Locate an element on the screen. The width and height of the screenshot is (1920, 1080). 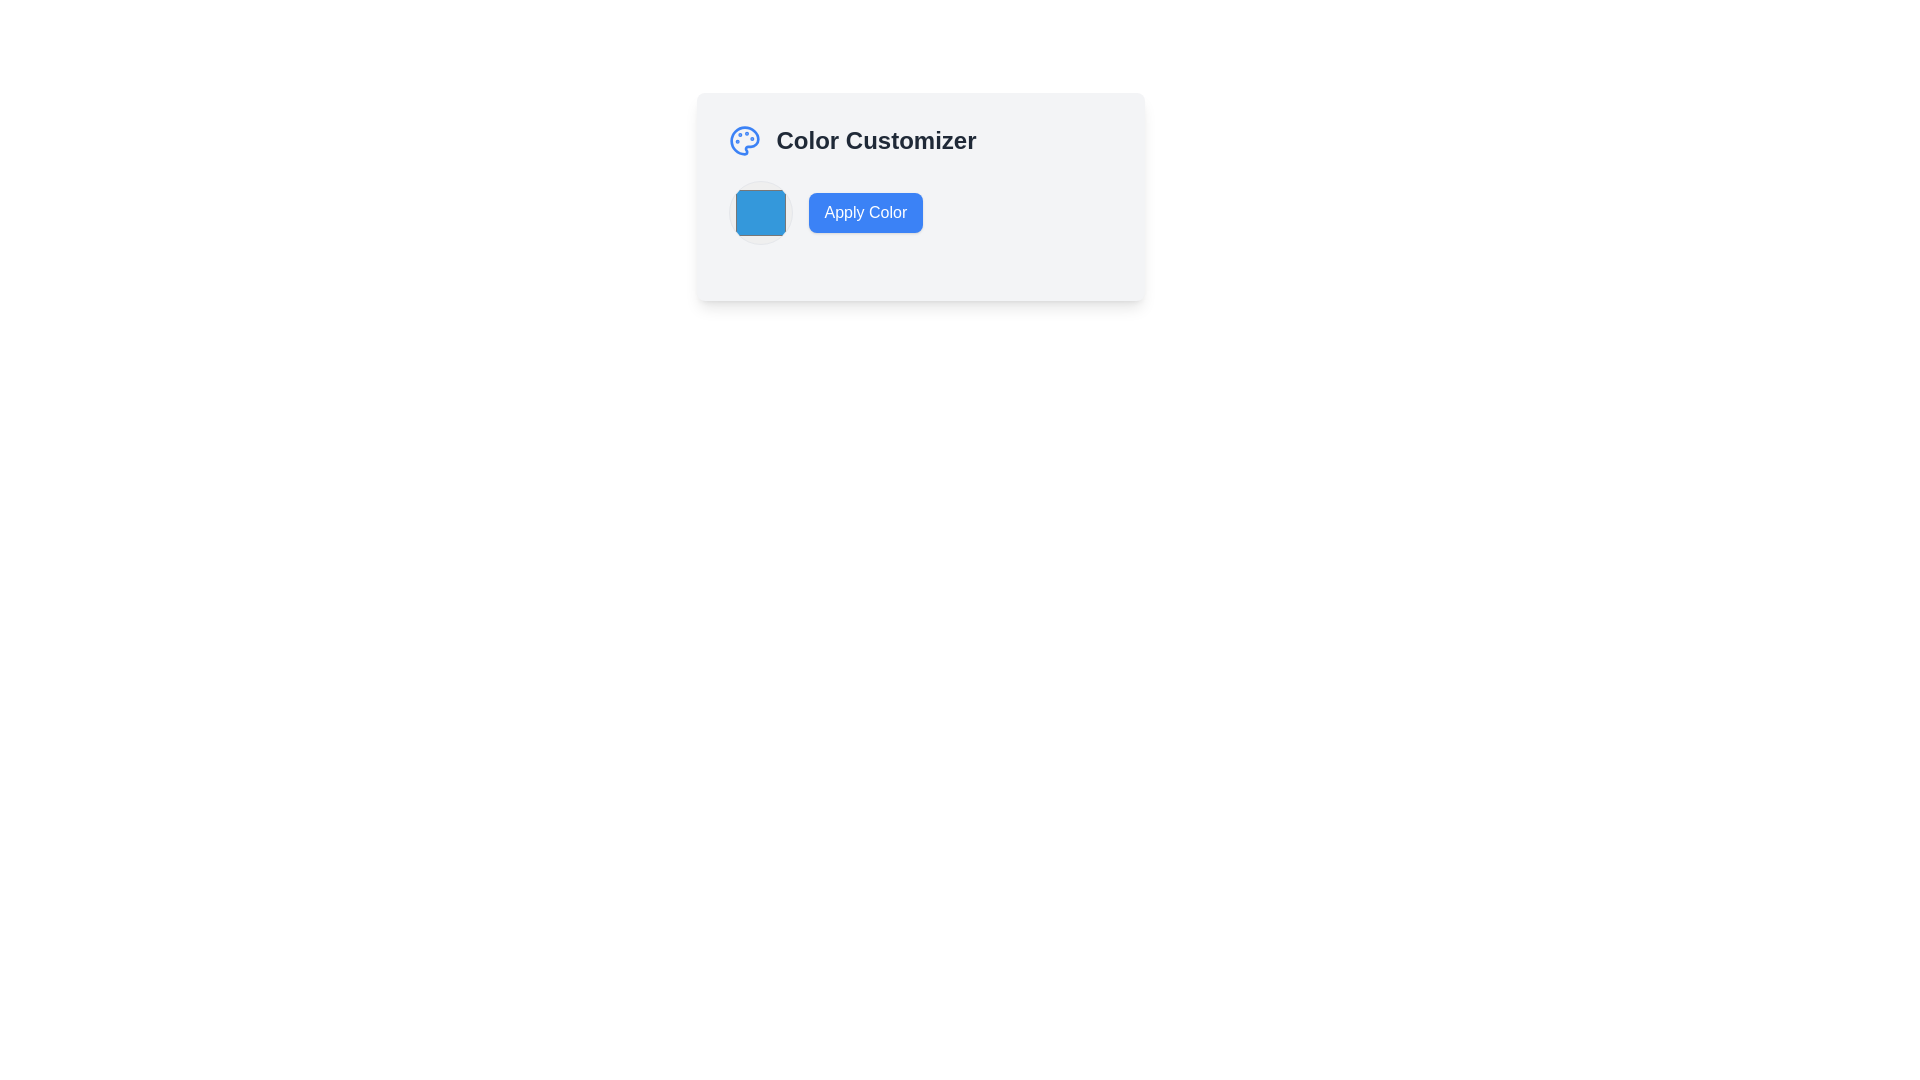
the 'Apply Color' button located within the 'Color Customizer' card to apply the selected color from the adjacent color picker widget is located at coordinates (865, 212).